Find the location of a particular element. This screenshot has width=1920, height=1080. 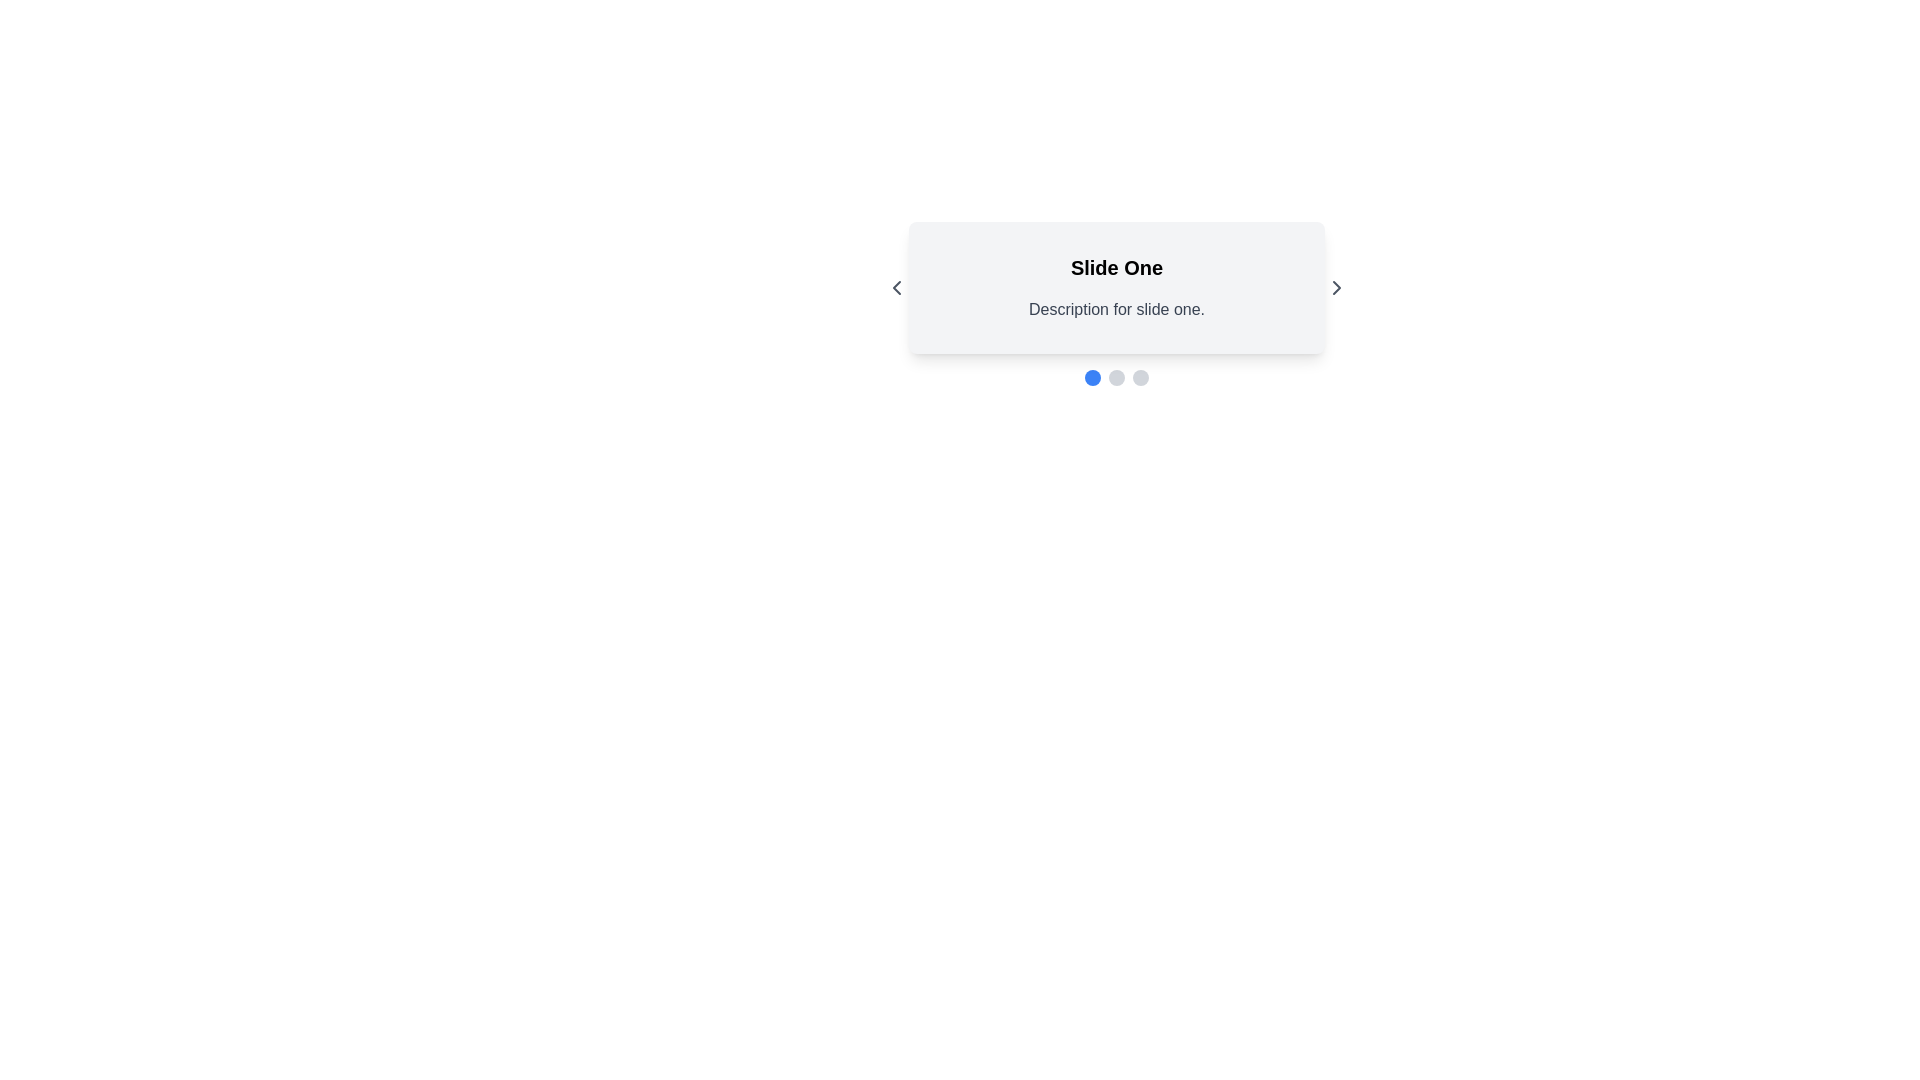

the previous slide button located on the left side of the slide frame, which is vertically centered, to alter the icon's appearance is located at coordinates (896, 288).